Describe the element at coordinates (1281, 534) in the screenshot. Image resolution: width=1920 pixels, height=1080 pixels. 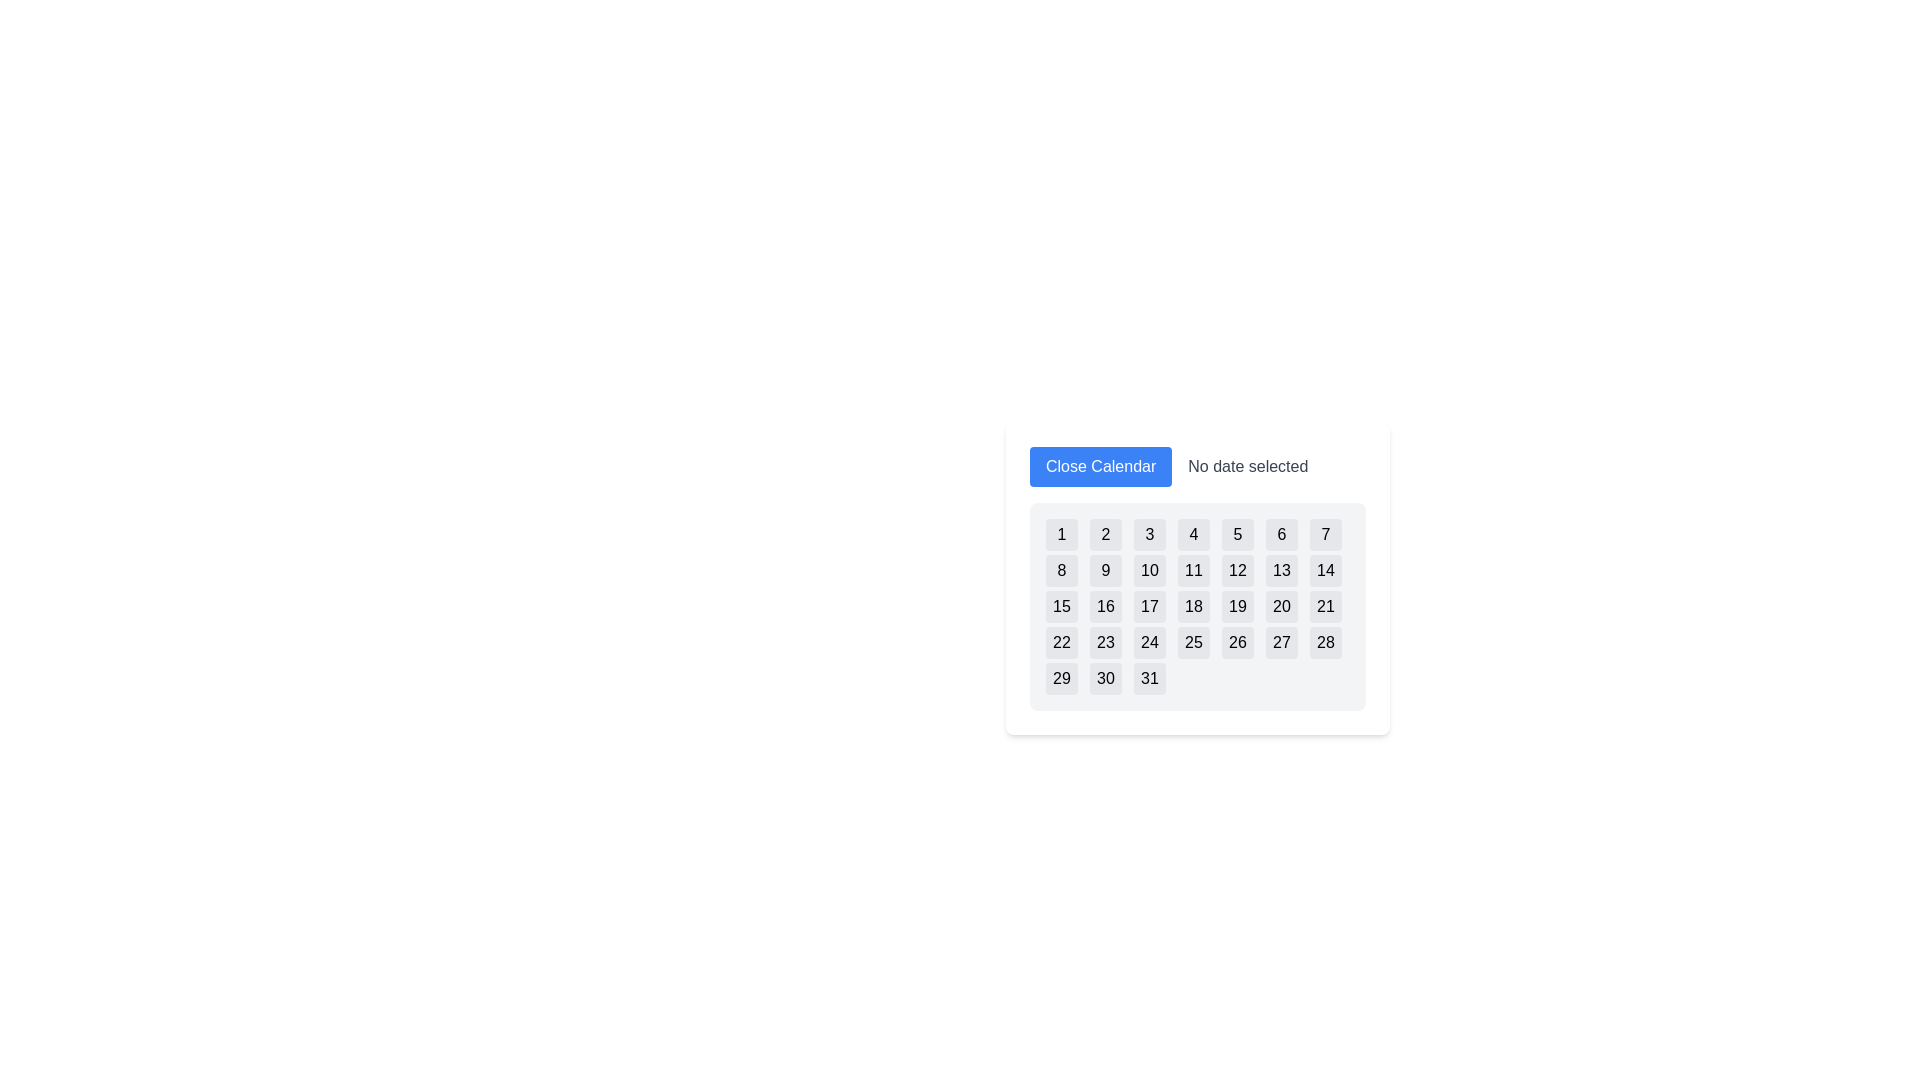
I see `the button representing the number '6' in the calendar grid` at that location.